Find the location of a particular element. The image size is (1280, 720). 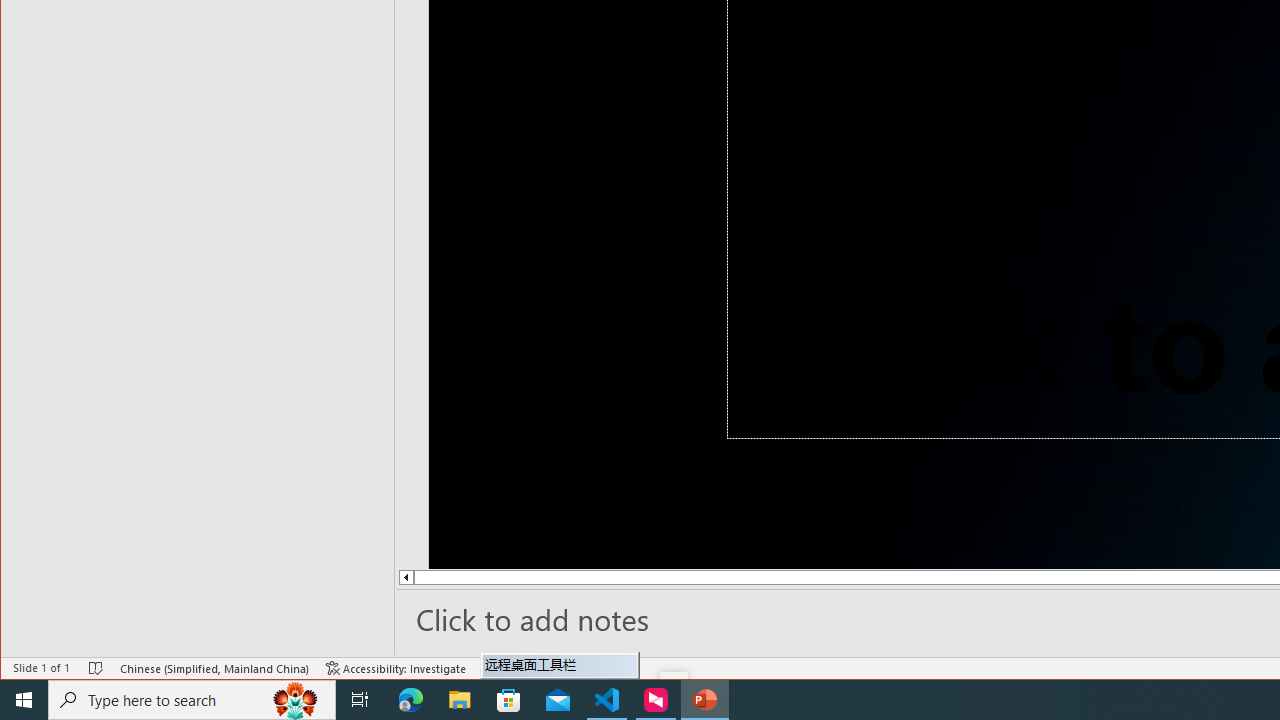

'Search highlights icon opens search home window' is located at coordinates (294, 698).